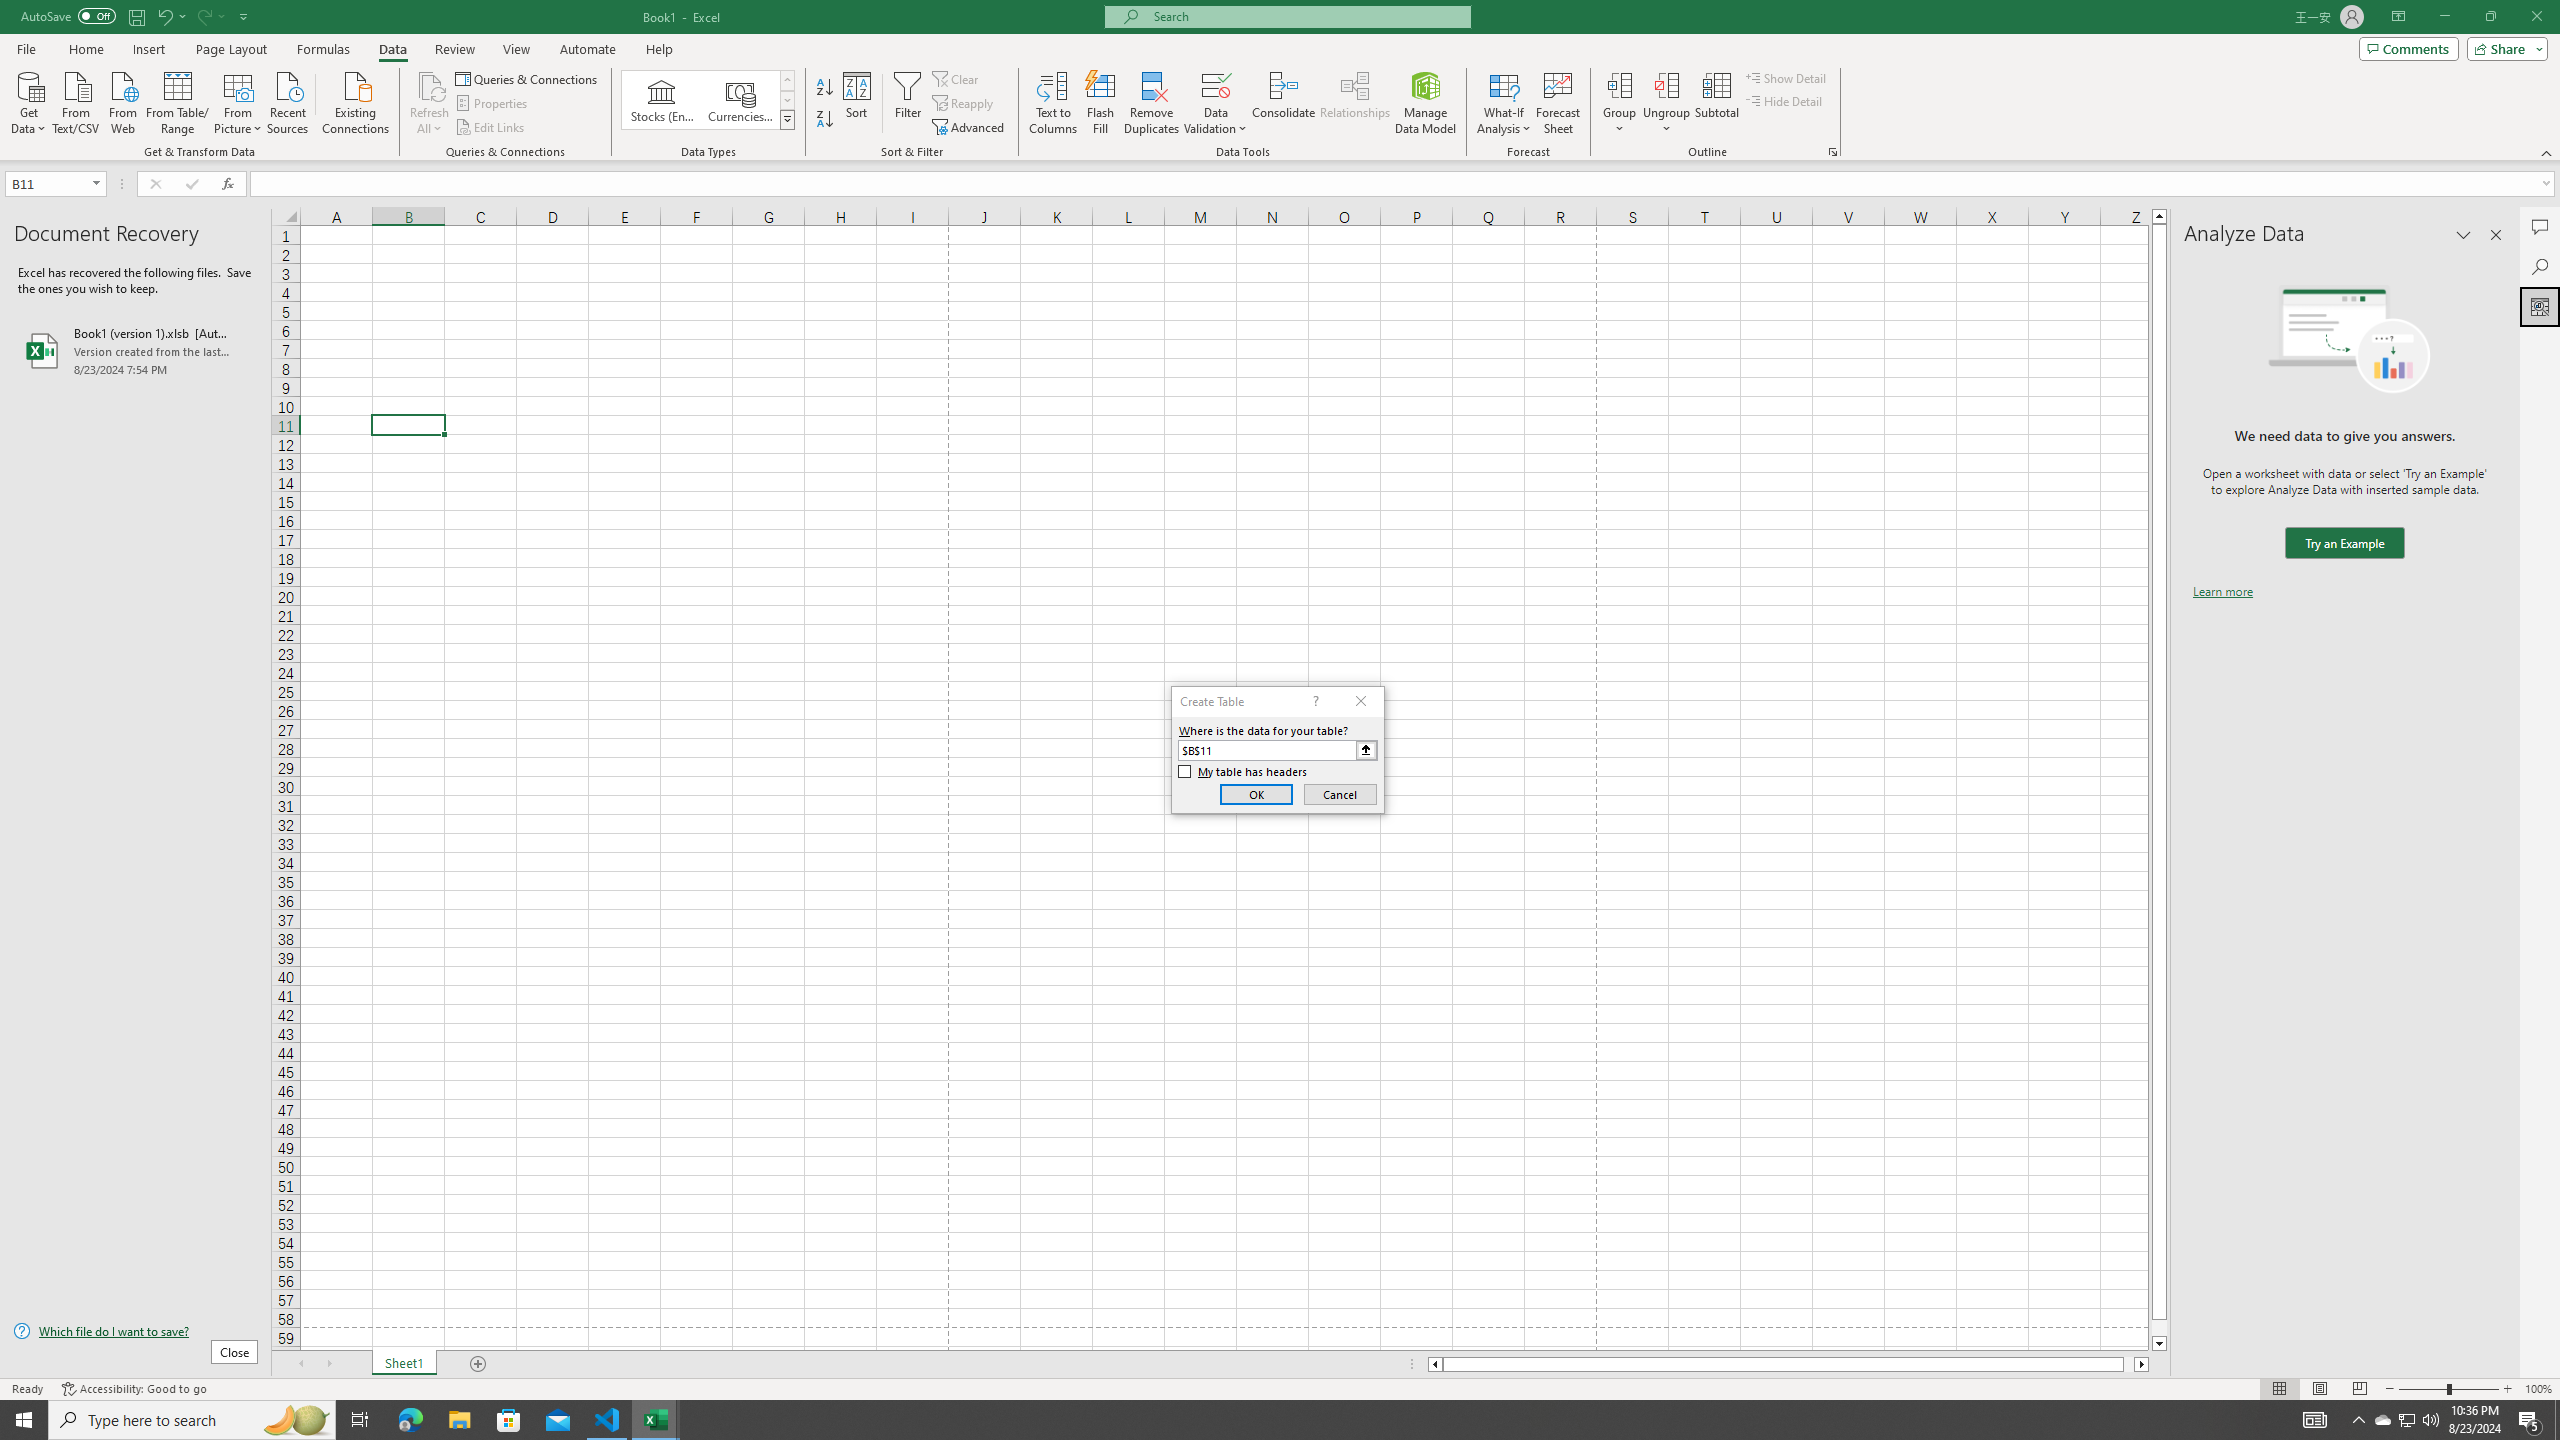  What do you see at coordinates (354, 100) in the screenshot?
I see `'Existing Connections'` at bounding box center [354, 100].